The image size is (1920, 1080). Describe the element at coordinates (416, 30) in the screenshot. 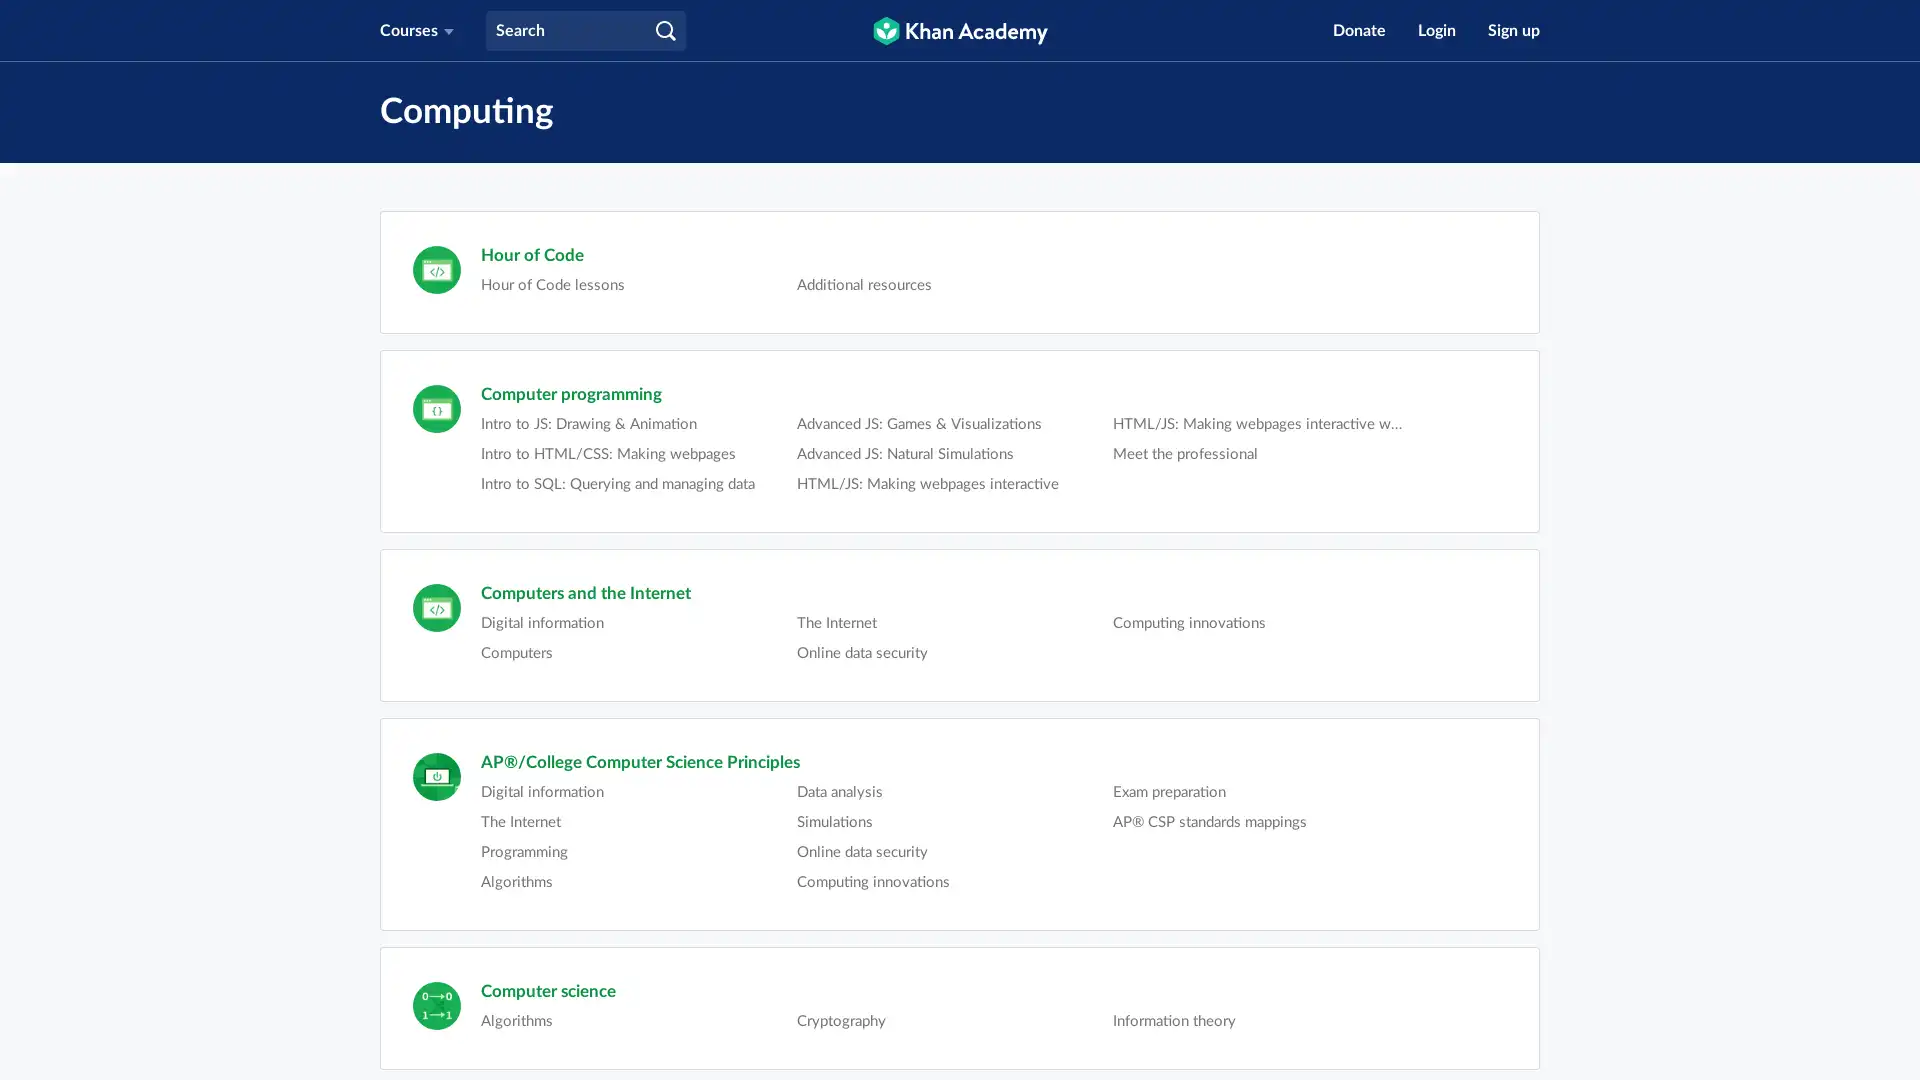

I see `Courses` at that location.